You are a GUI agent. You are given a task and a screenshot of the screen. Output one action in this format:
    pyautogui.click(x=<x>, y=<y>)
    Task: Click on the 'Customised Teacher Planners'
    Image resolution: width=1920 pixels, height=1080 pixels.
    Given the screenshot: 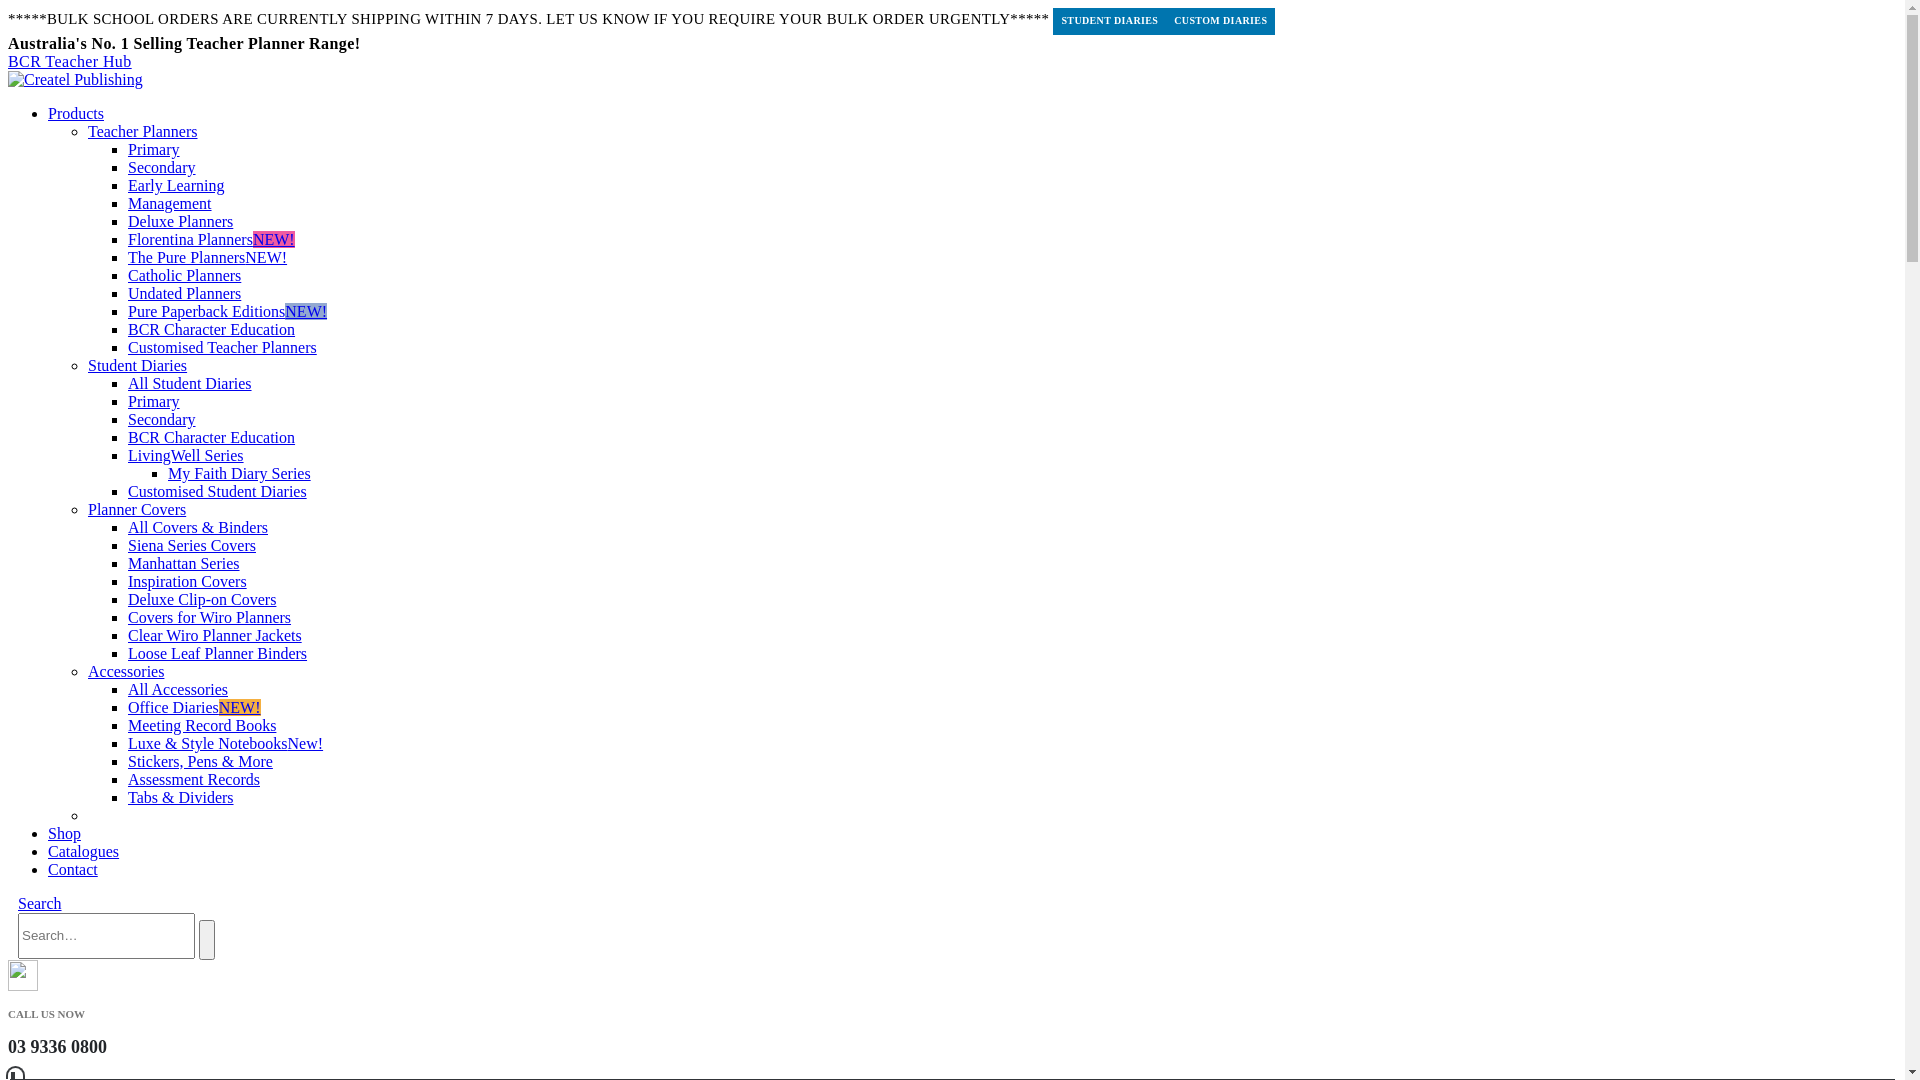 What is the action you would take?
    pyautogui.click(x=222, y=346)
    